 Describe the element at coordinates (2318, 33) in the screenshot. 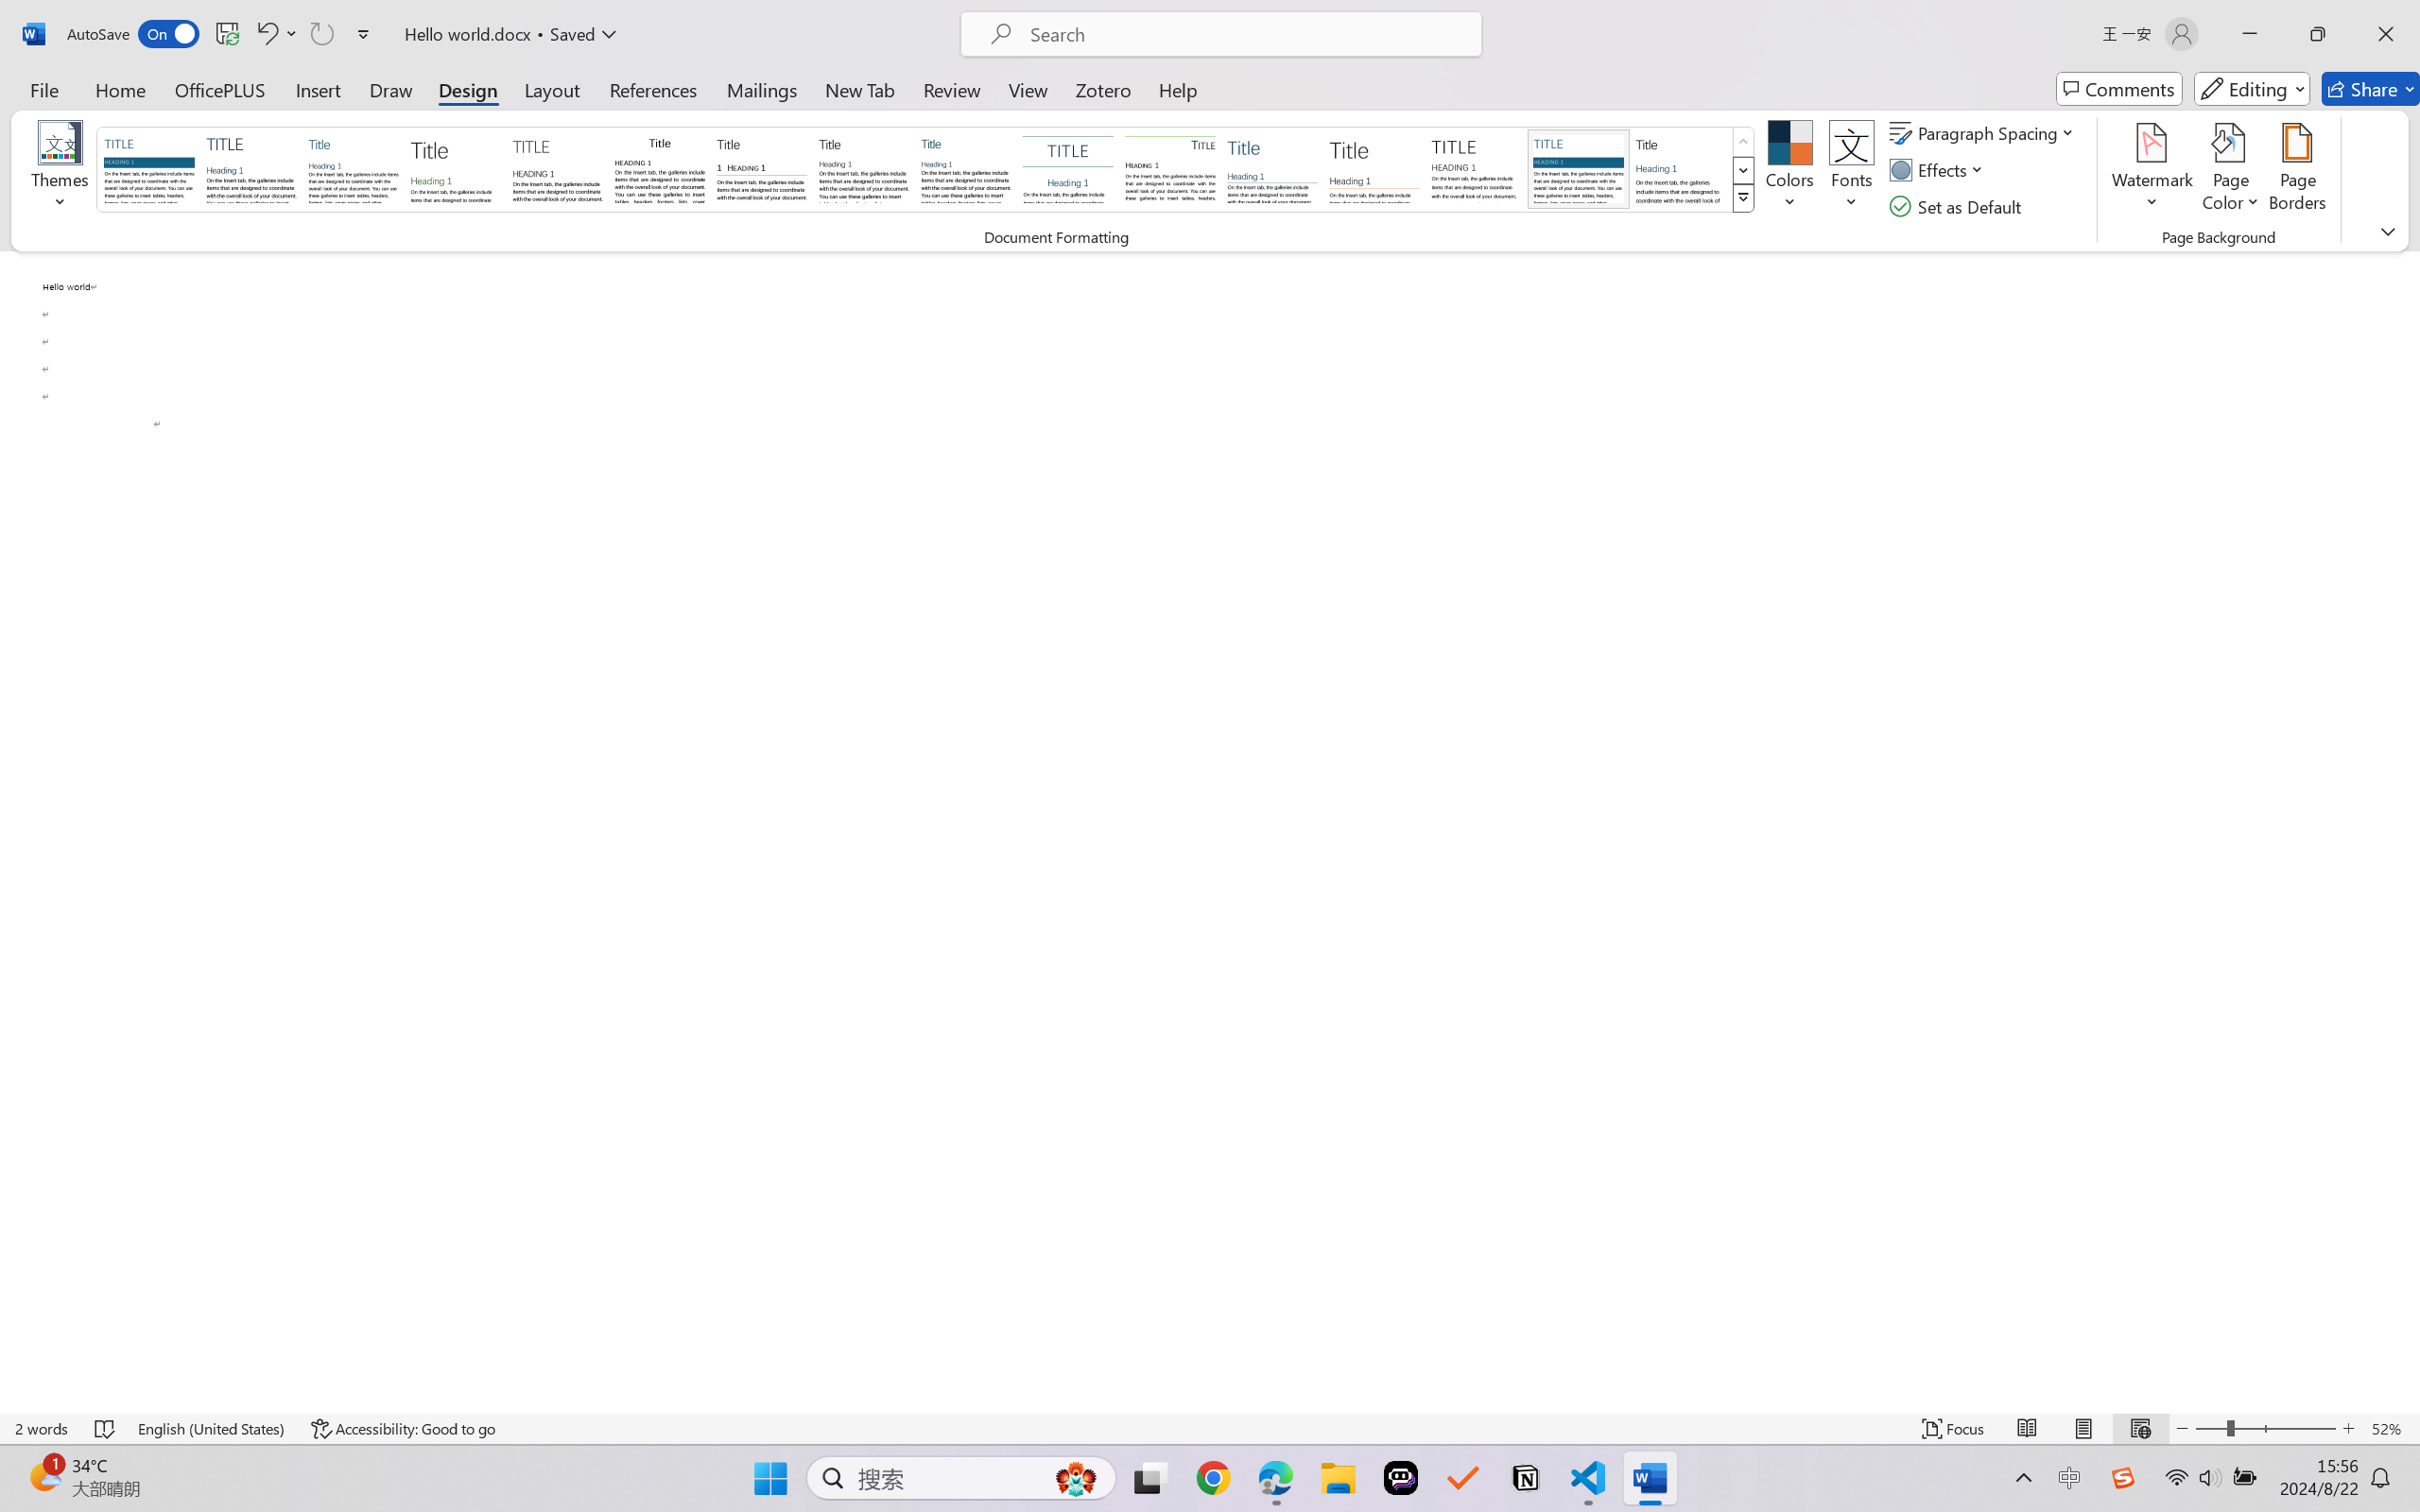

I see `'Restore Down'` at that location.